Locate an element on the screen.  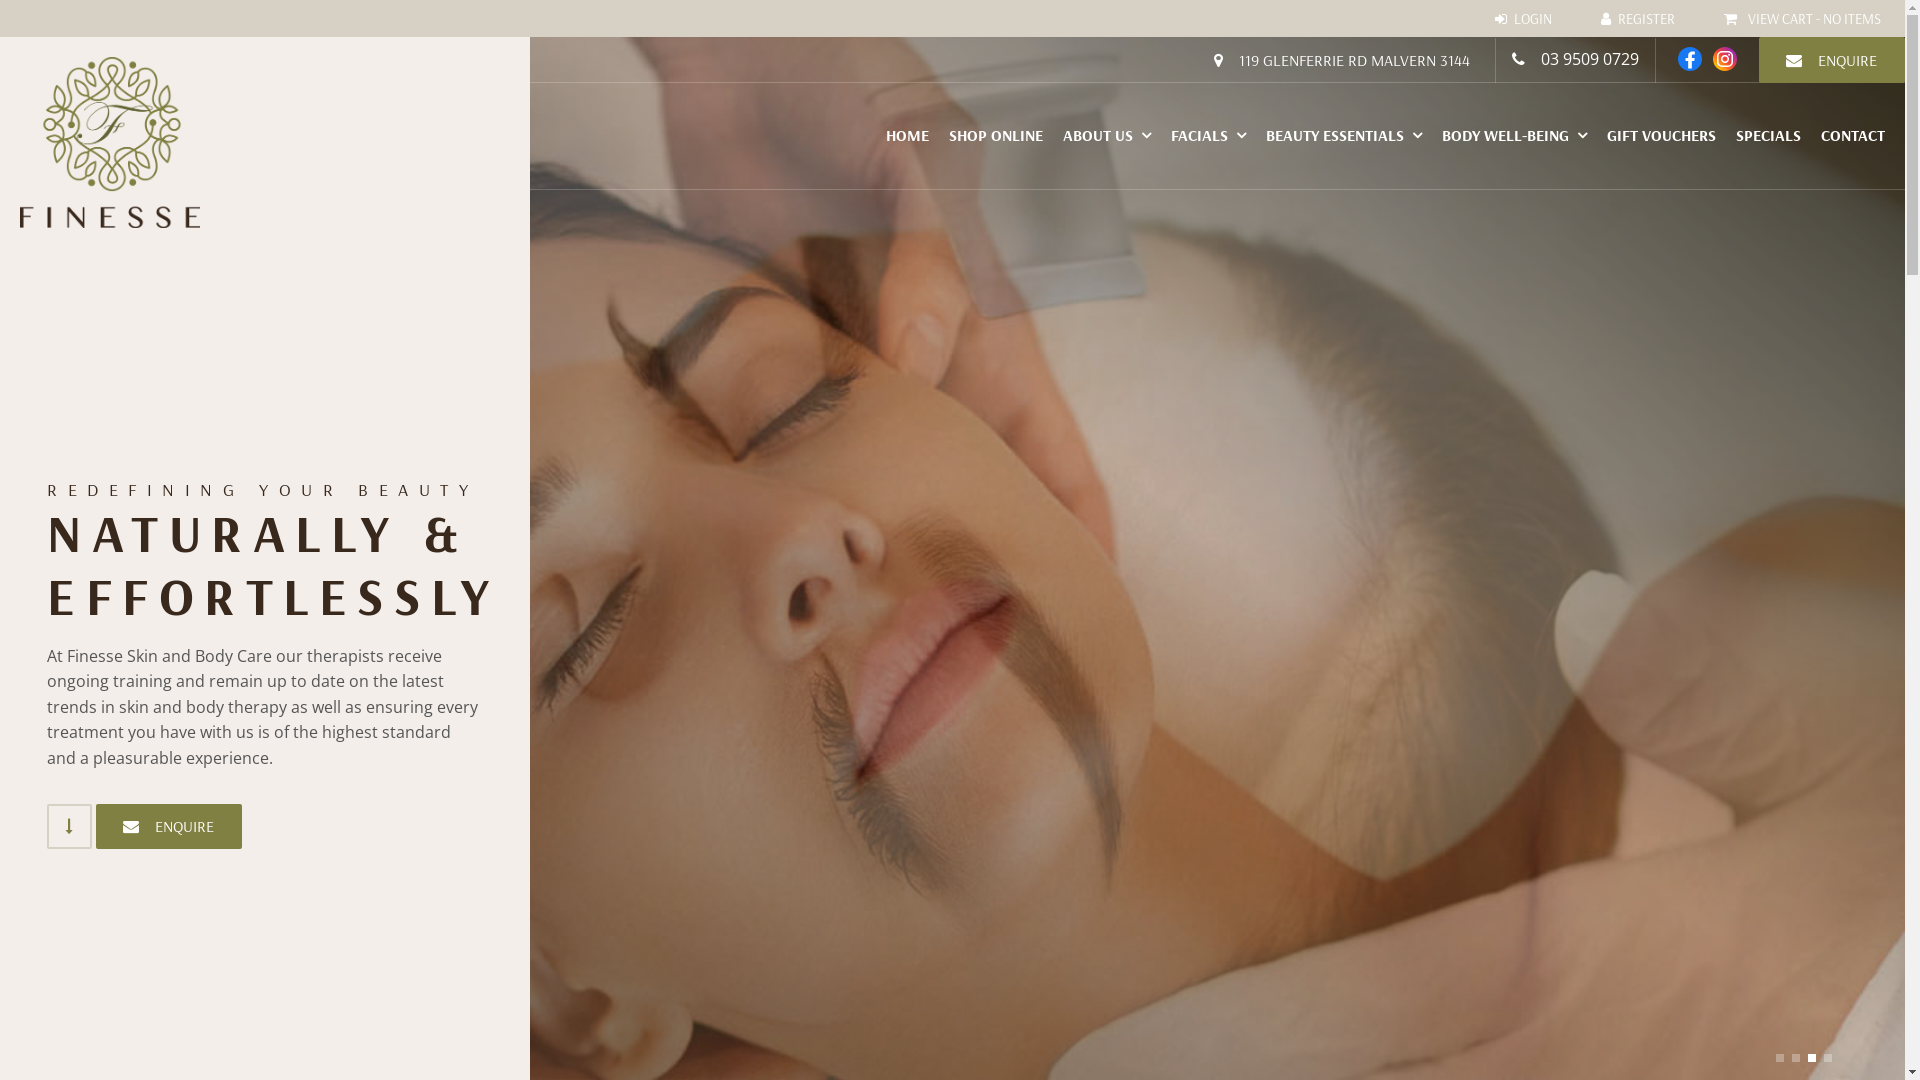
'ABOUT US' is located at coordinates (1106, 135).